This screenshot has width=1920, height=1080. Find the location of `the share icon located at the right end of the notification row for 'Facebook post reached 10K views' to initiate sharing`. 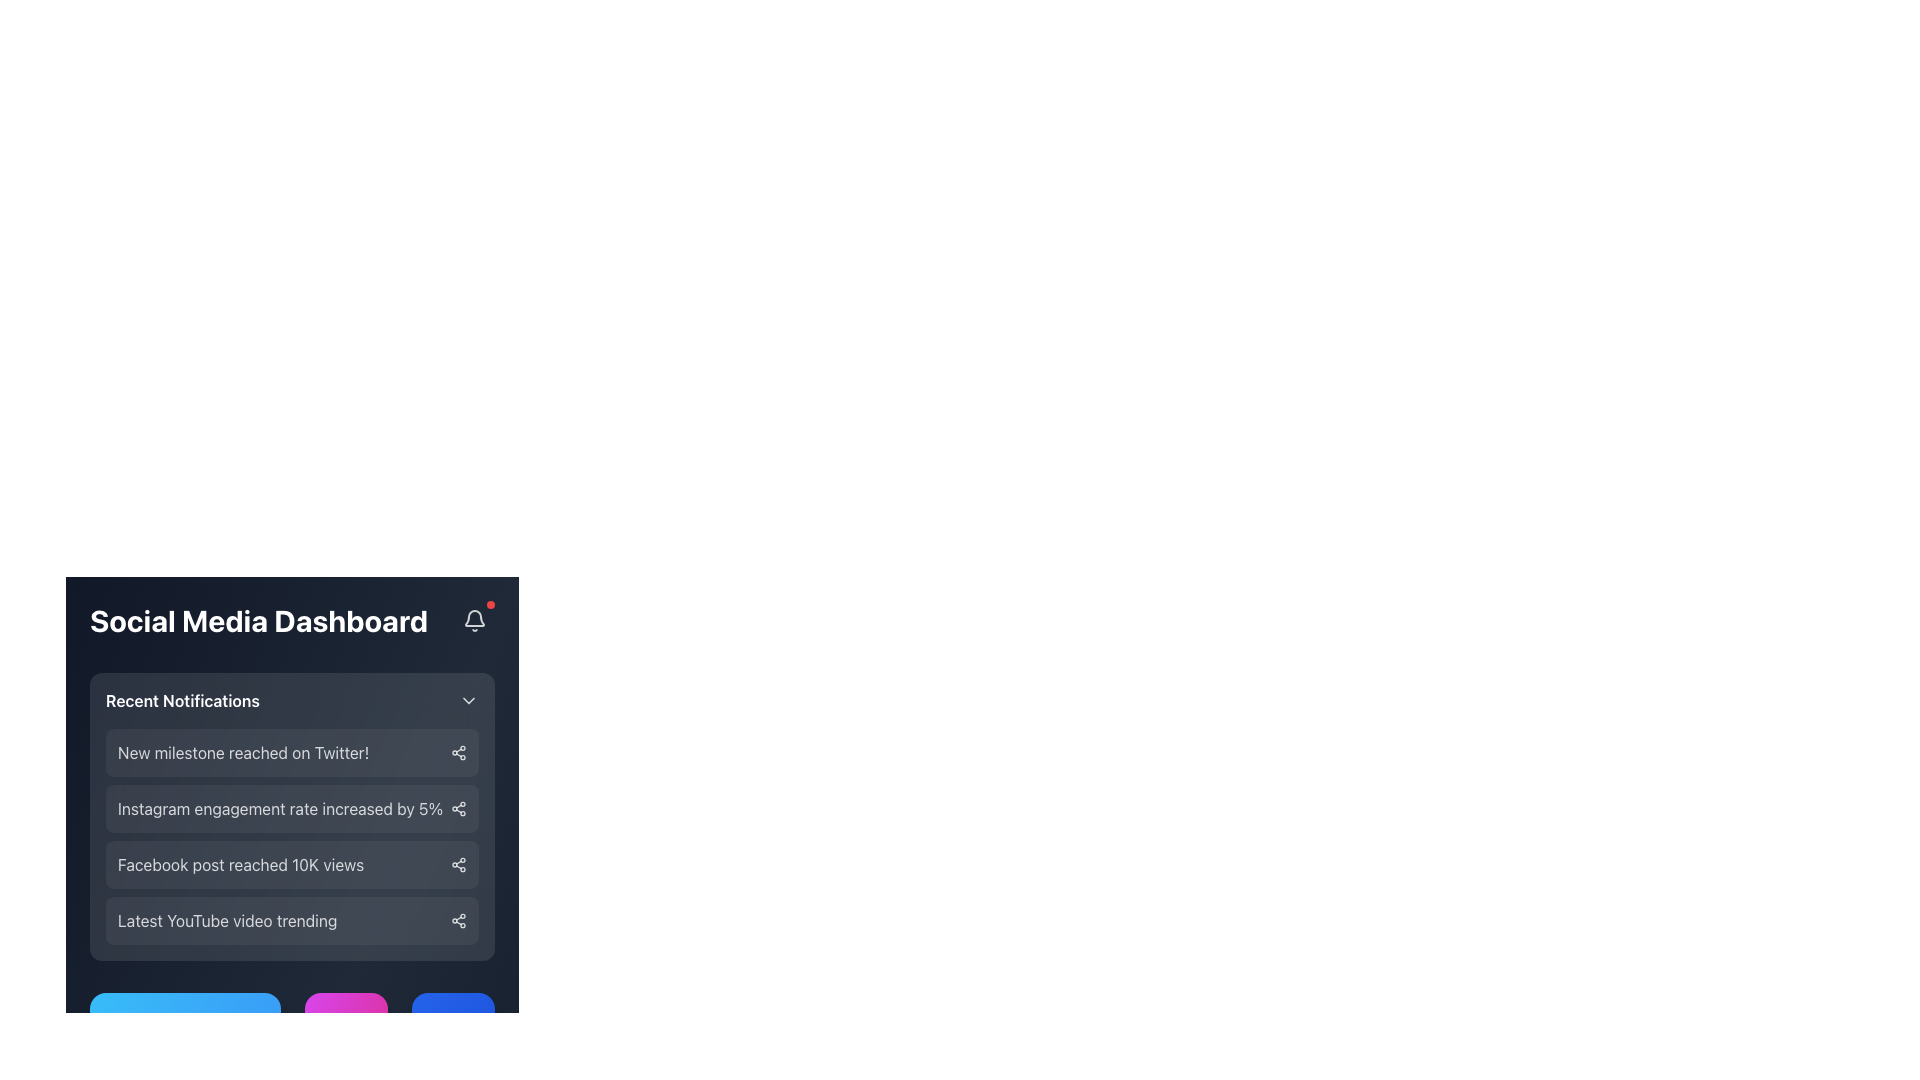

the share icon located at the right end of the notification row for 'Facebook post reached 10K views' to initiate sharing is located at coordinates (458, 863).